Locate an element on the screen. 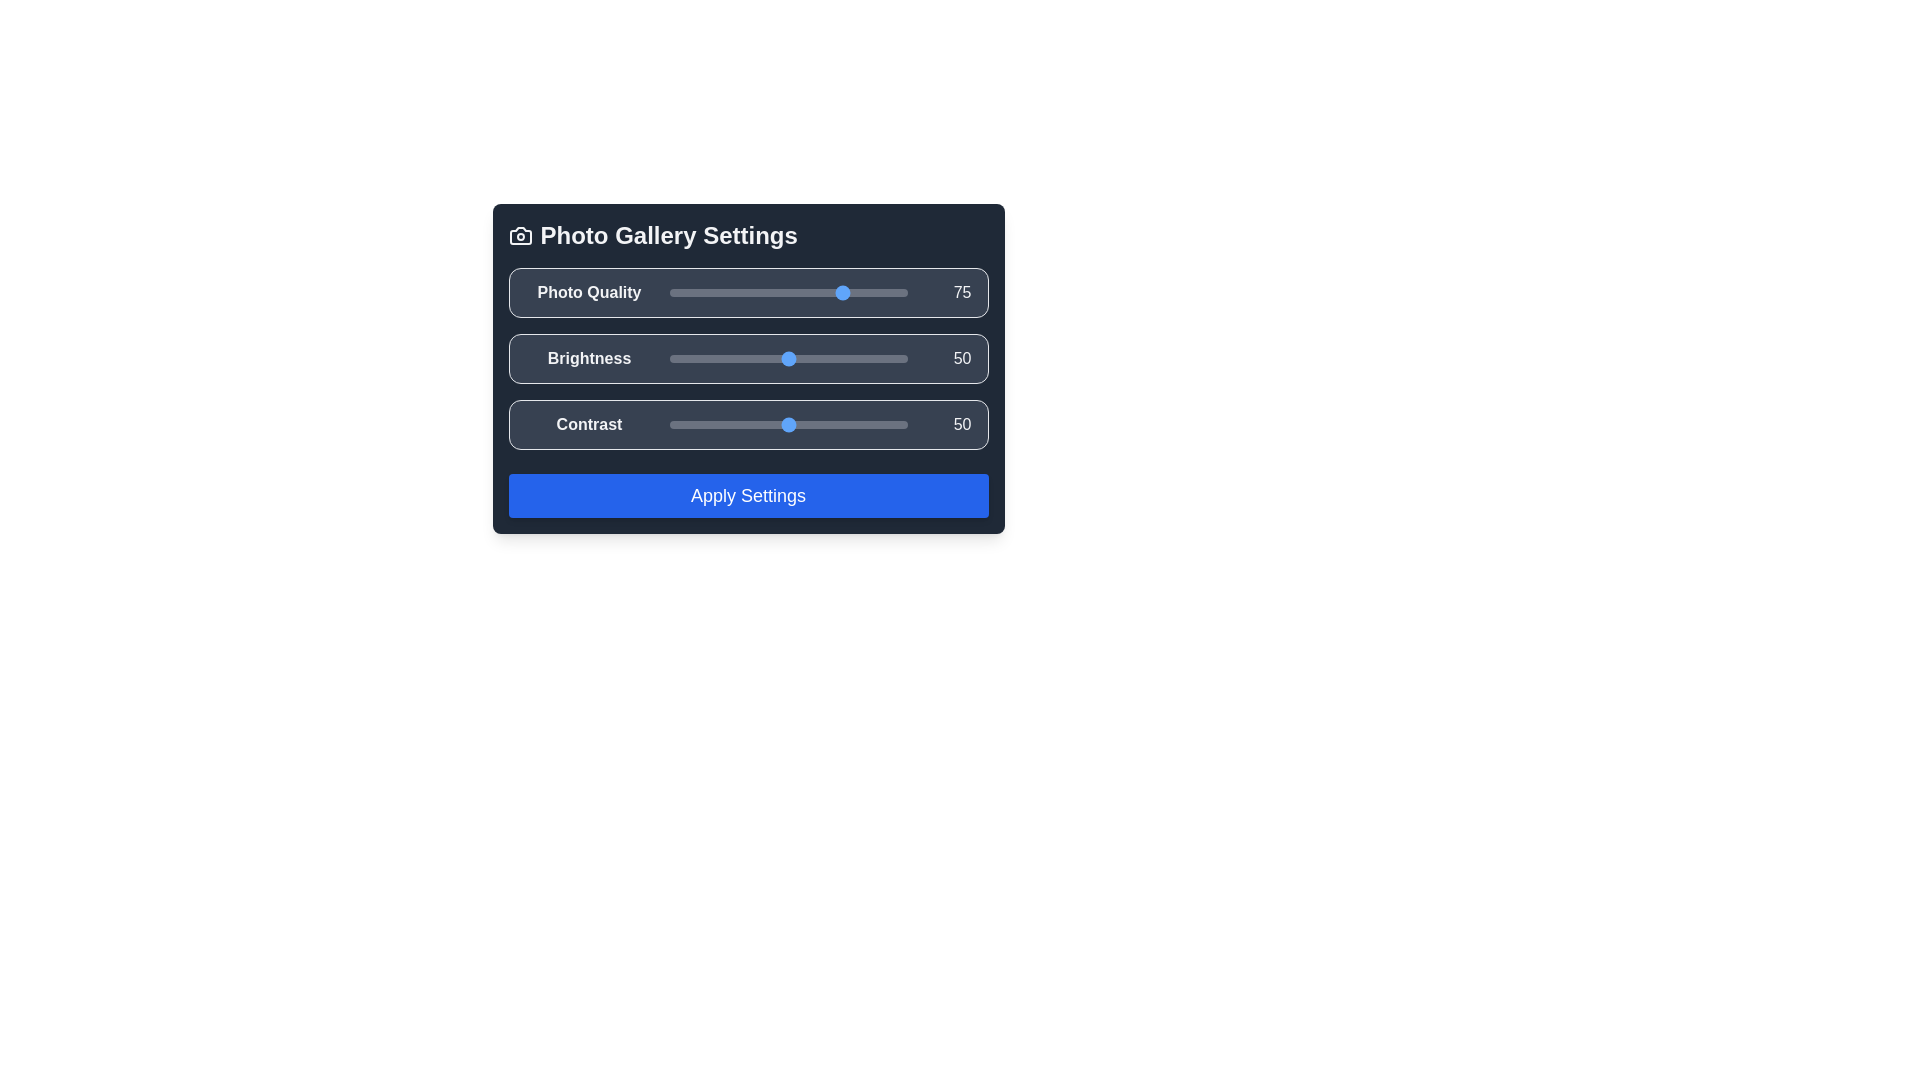 The image size is (1920, 1080). the contrast is located at coordinates (698, 423).